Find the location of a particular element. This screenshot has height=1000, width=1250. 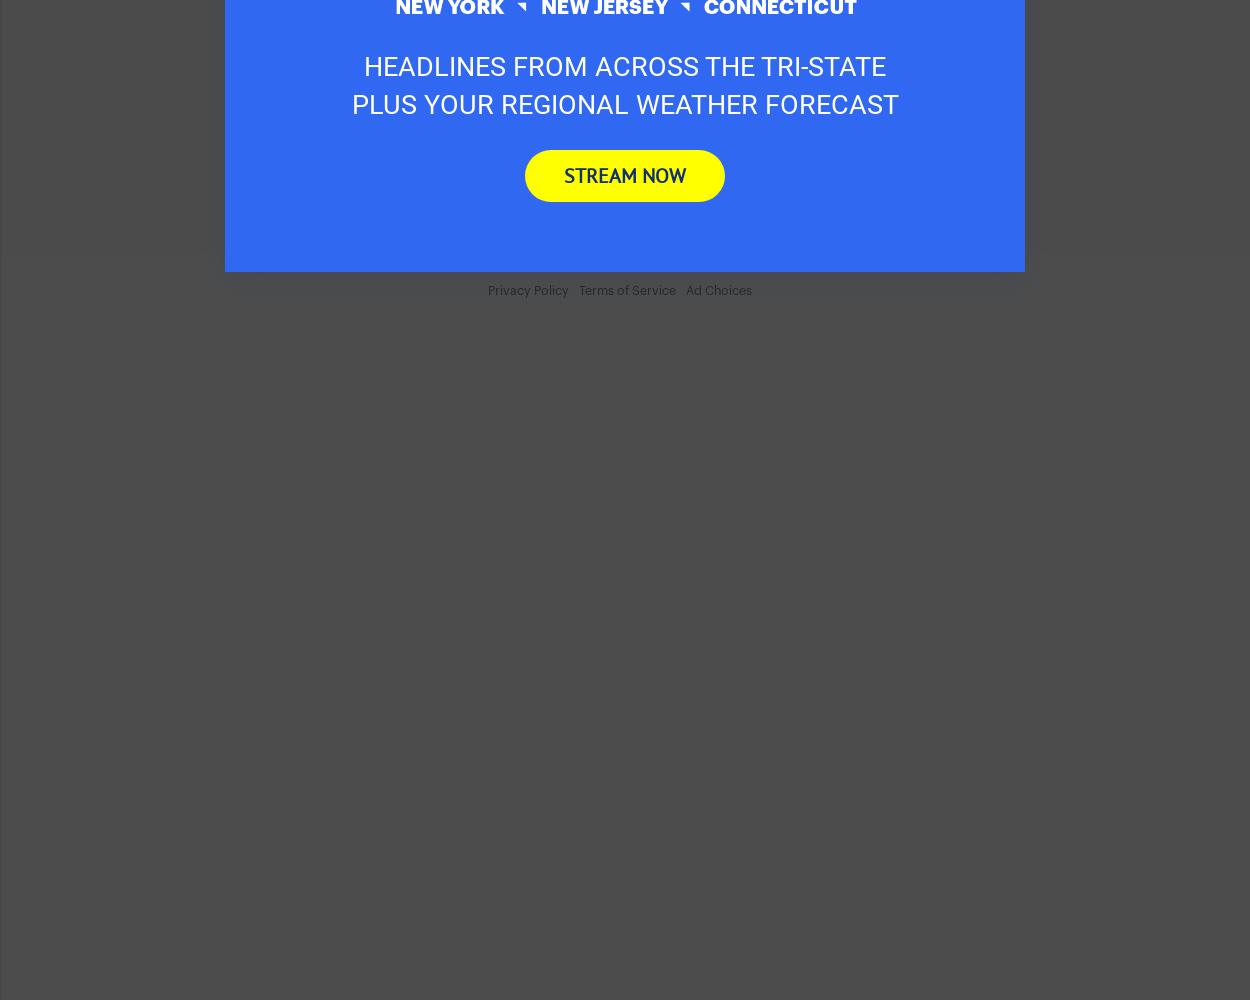

'Send Photos/Videos' is located at coordinates (367, 74).